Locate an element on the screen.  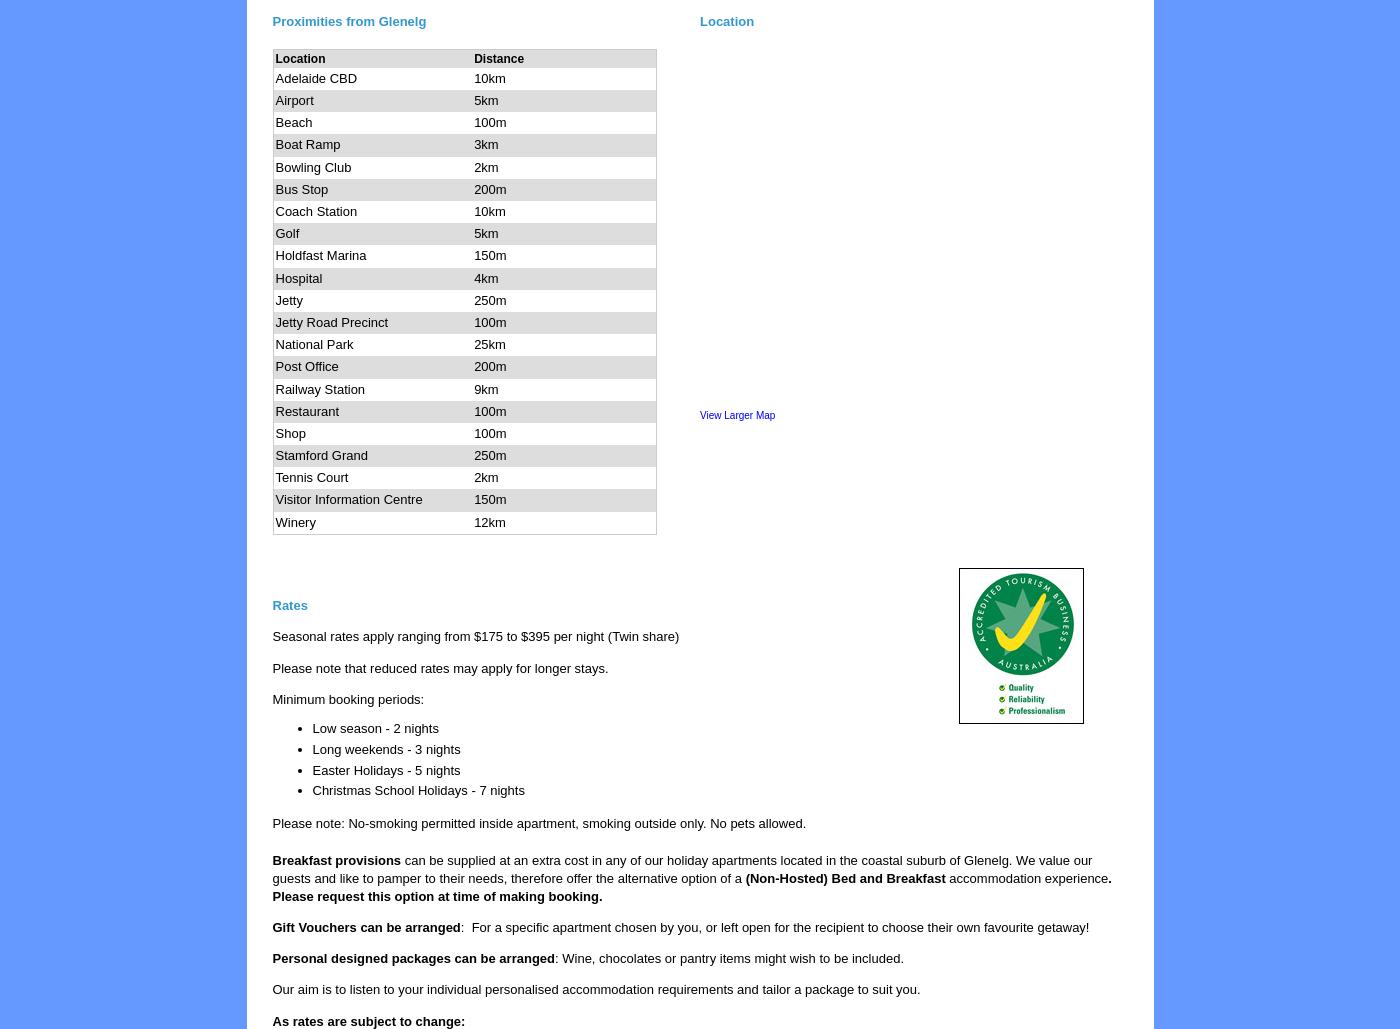
'Rates' is located at coordinates (289, 605).